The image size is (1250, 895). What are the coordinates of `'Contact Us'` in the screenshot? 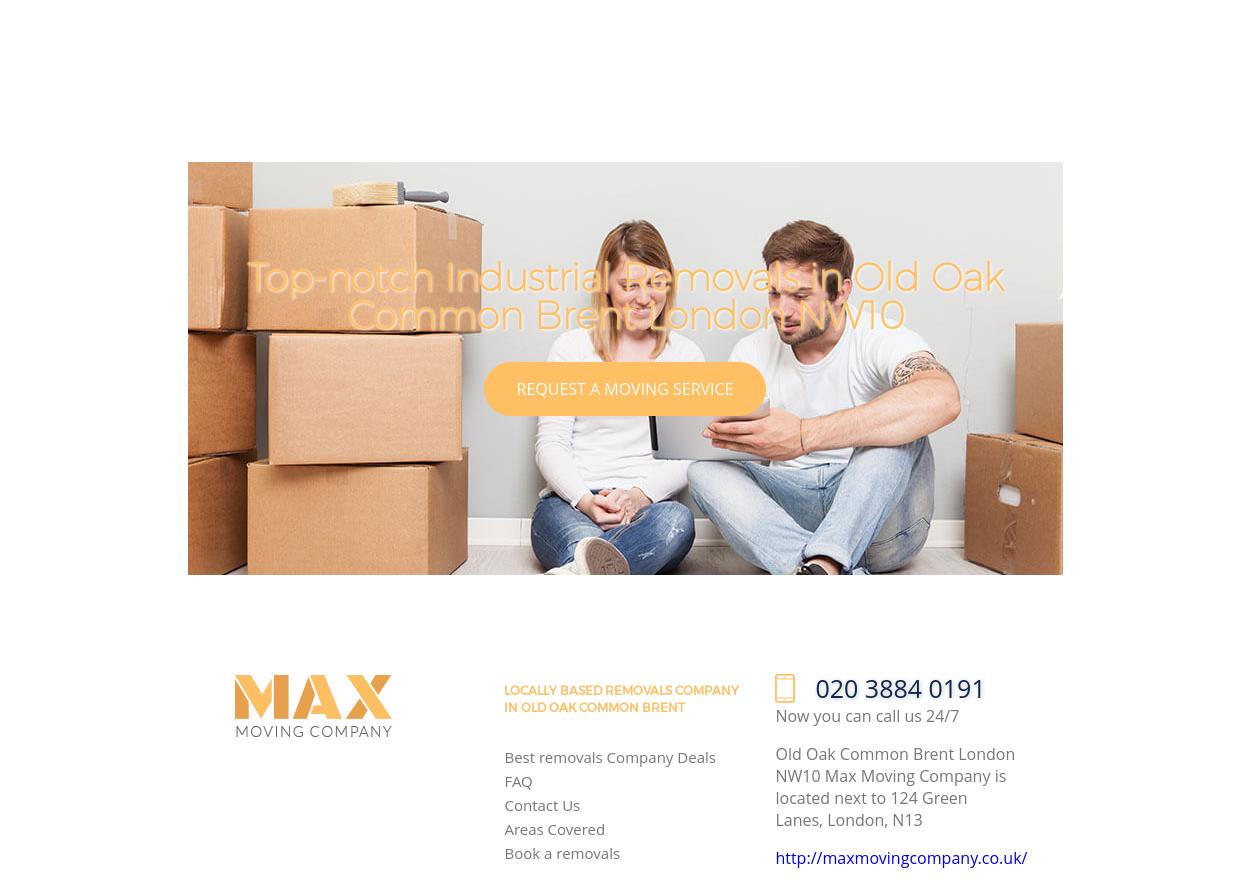 It's located at (504, 802).